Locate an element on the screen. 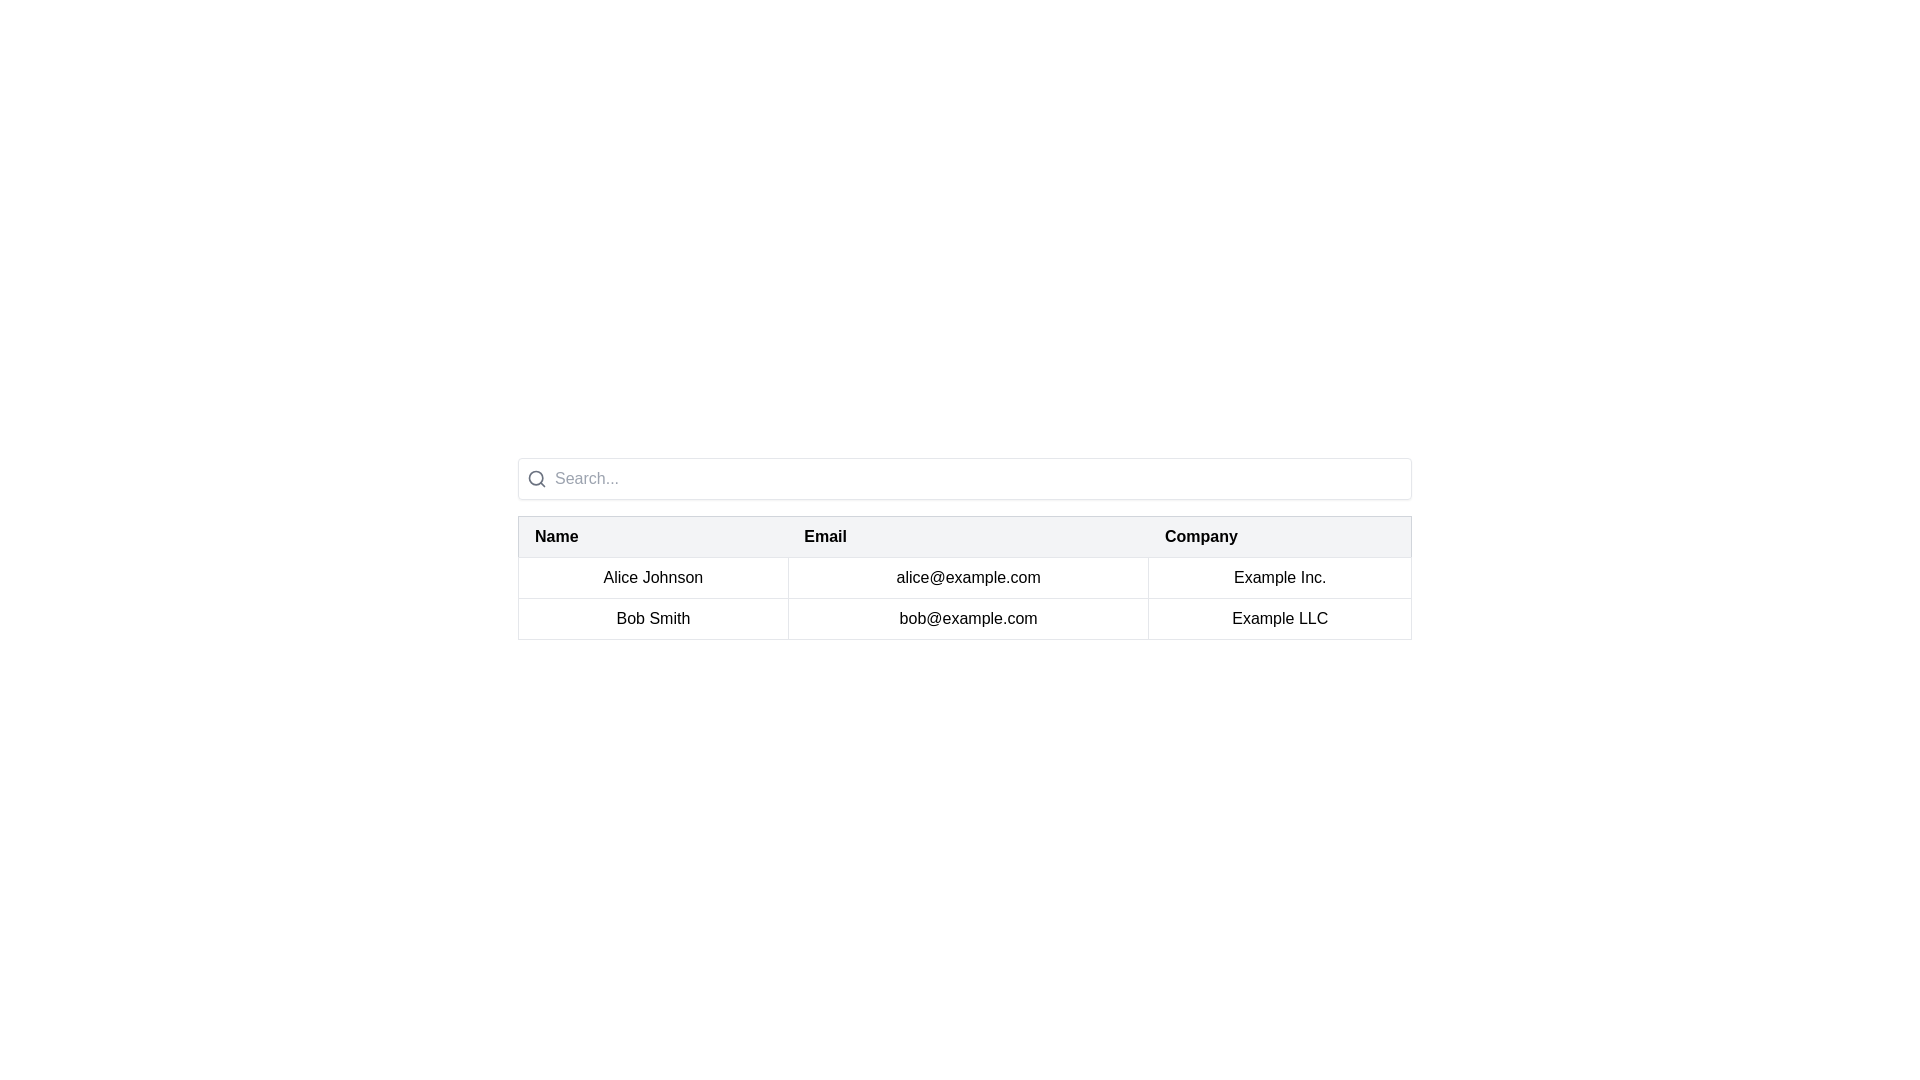 Image resolution: width=1920 pixels, height=1080 pixels. the second row of the user details table which contains the cells 'Bob Smith', 'bob@example.com', and 'Example LLC' to highlight or select it is located at coordinates (964, 617).